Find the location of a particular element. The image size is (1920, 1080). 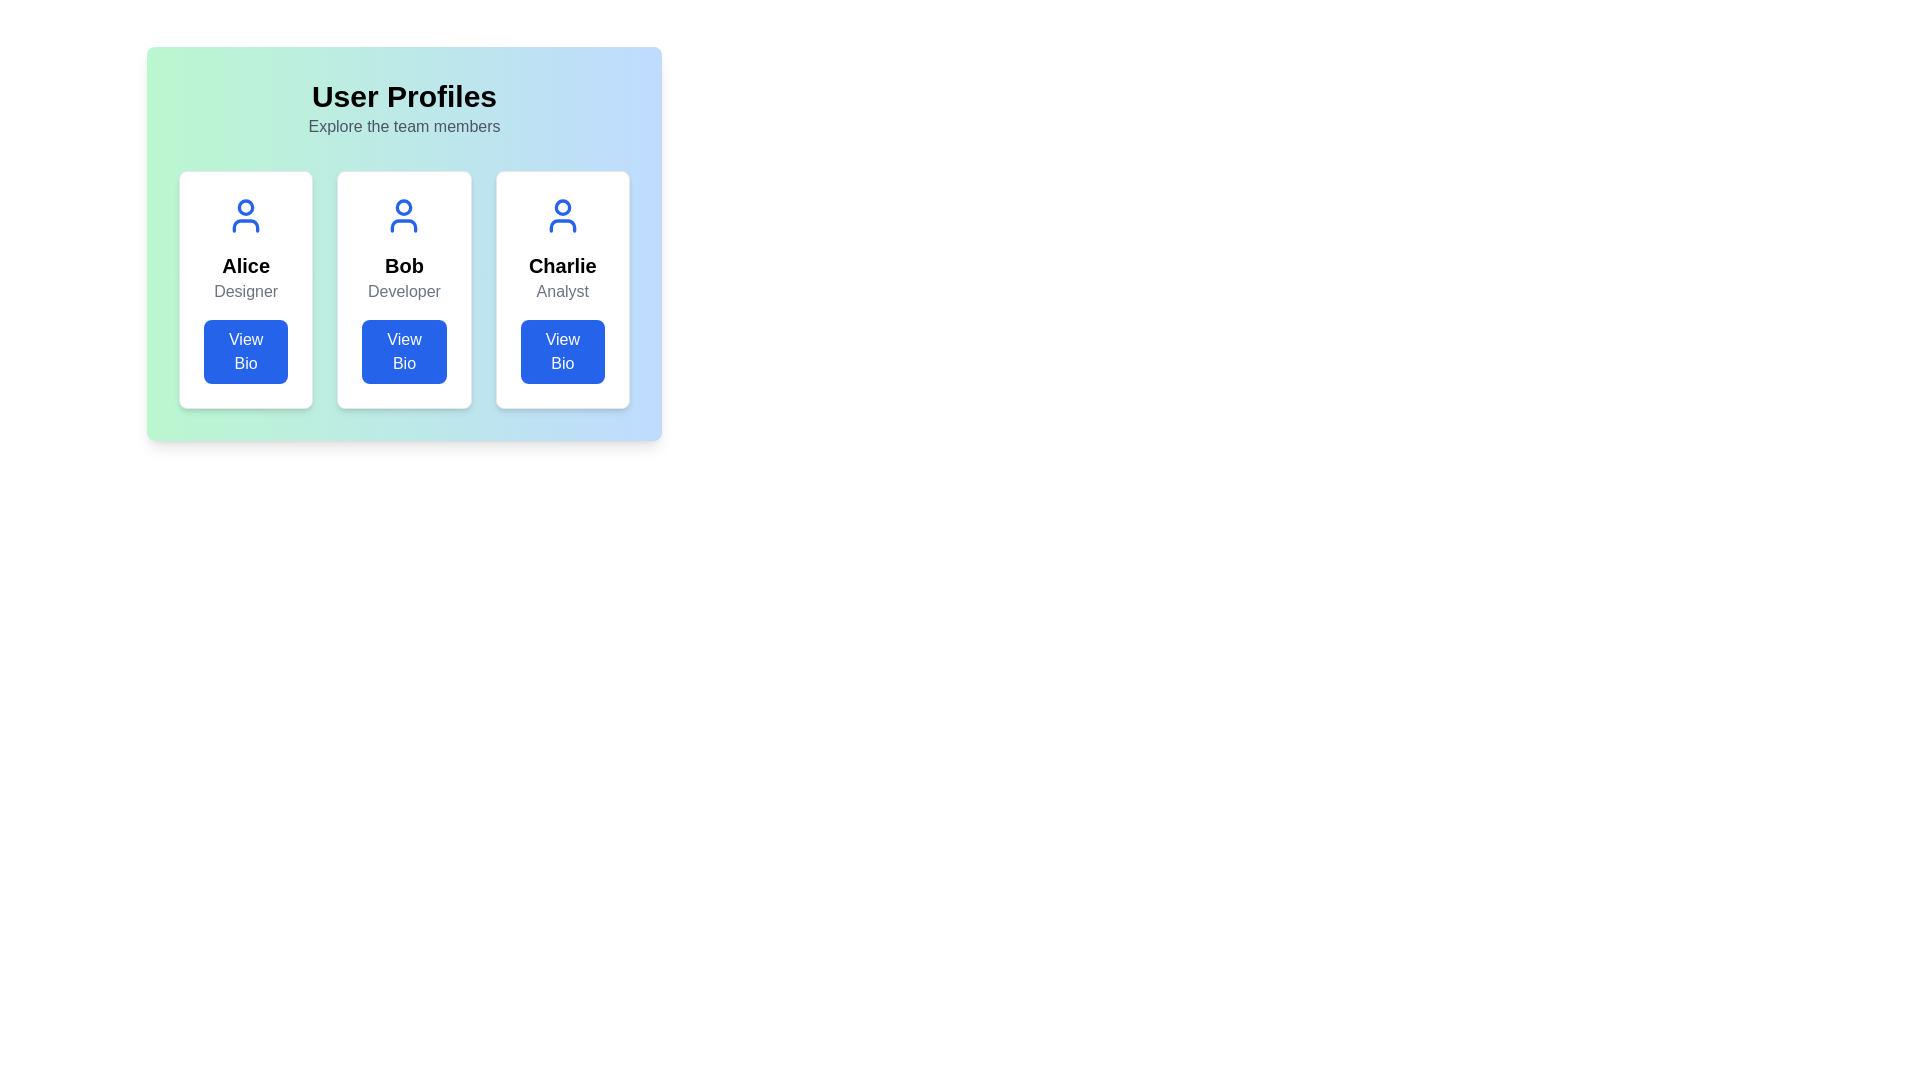

the user icon styled in blue that resembles a simplified avatar of the person 'Charlie', located at the top-center within the card is located at coordinates (561, 216).